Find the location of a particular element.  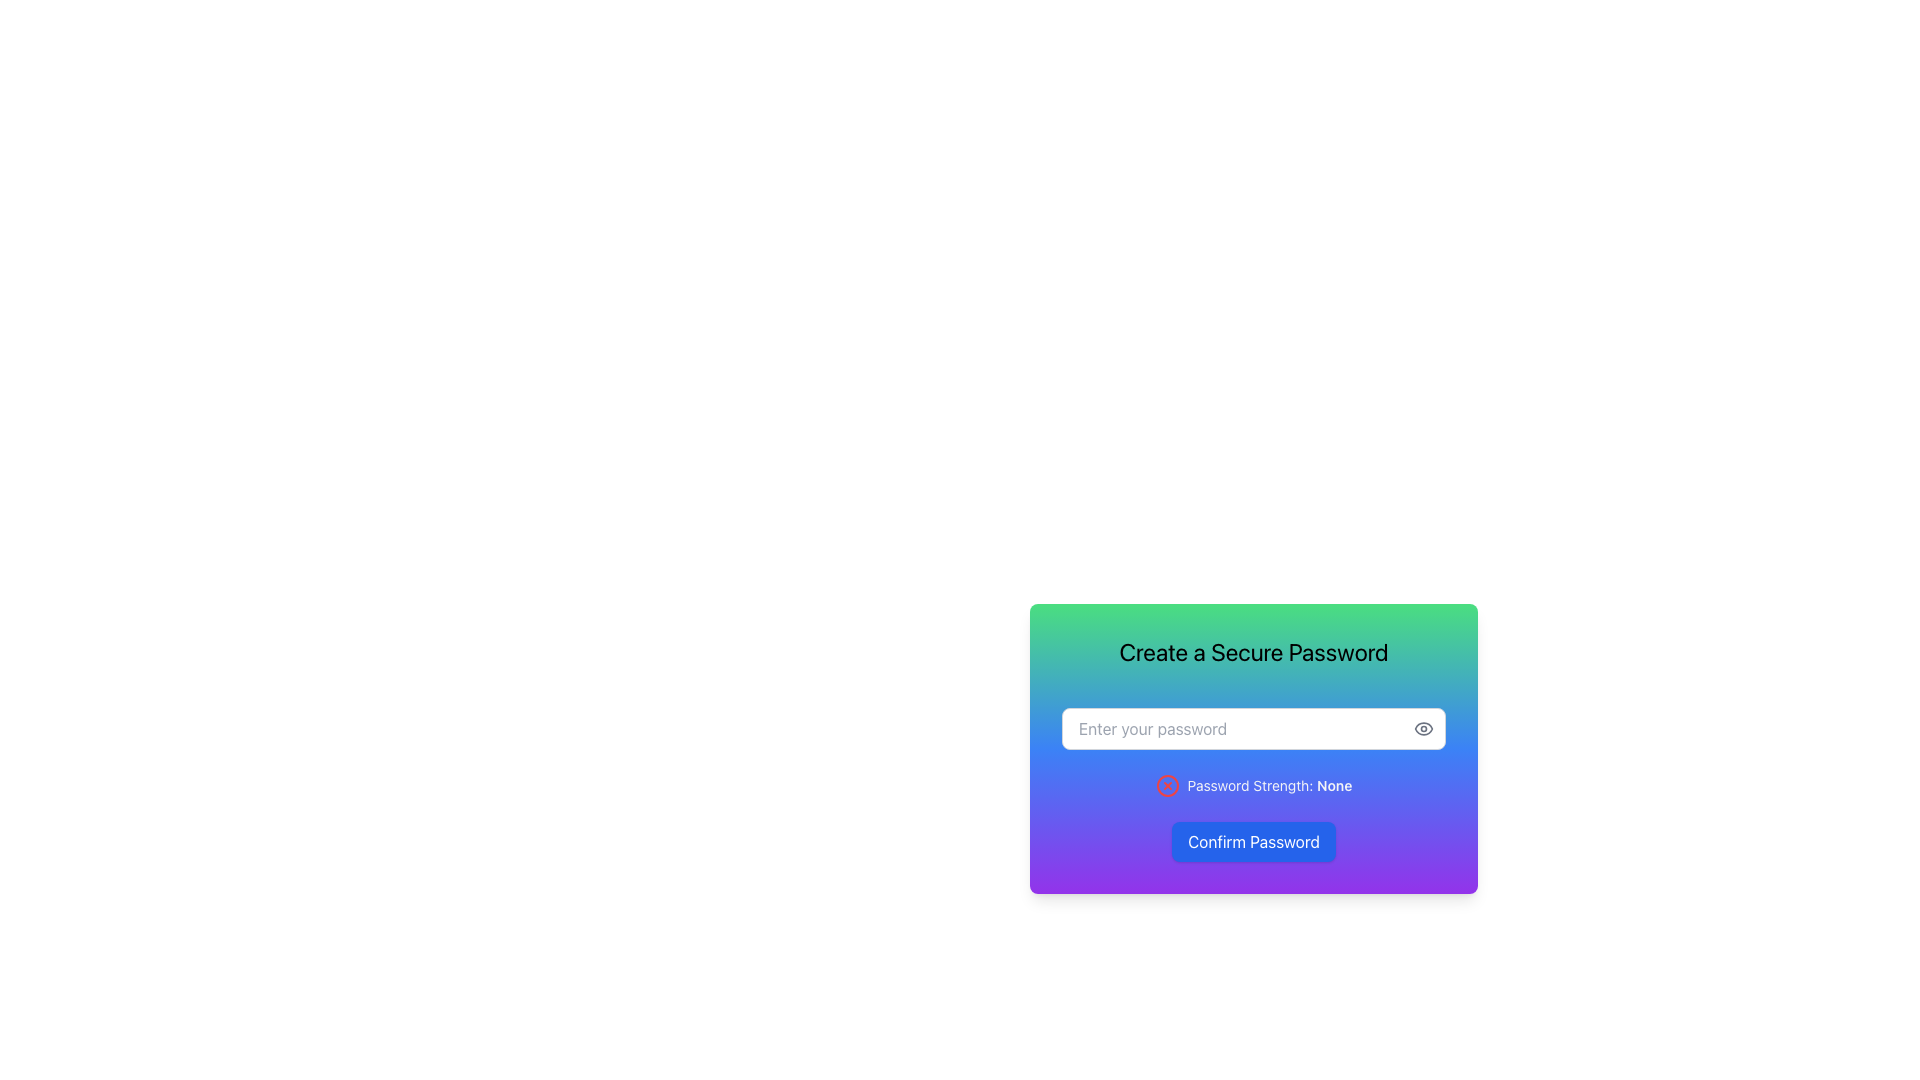

the eye icon located on the right-hand side of the password input field is located at coordinates (1423, 729).